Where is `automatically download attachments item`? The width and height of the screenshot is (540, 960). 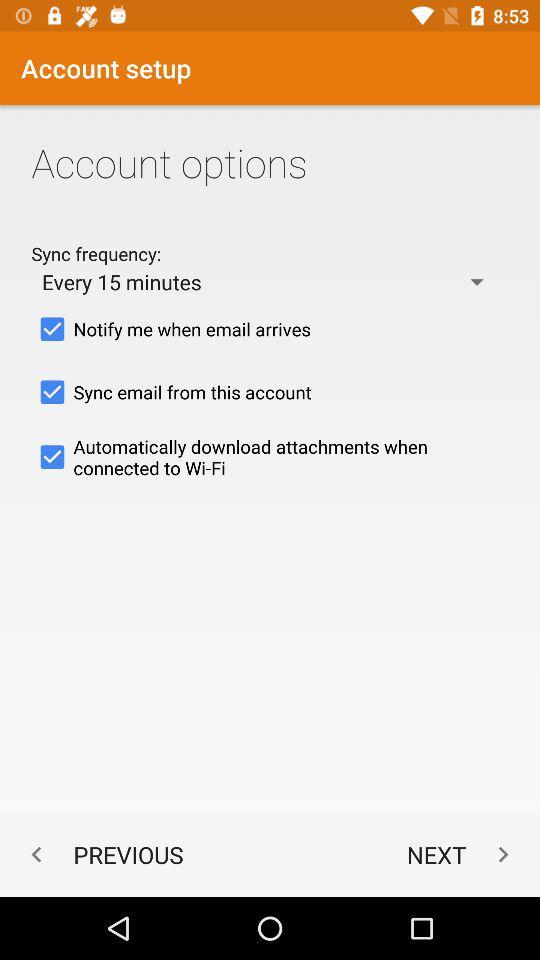
automatically download attachments item is located at coordinates (270, 457).